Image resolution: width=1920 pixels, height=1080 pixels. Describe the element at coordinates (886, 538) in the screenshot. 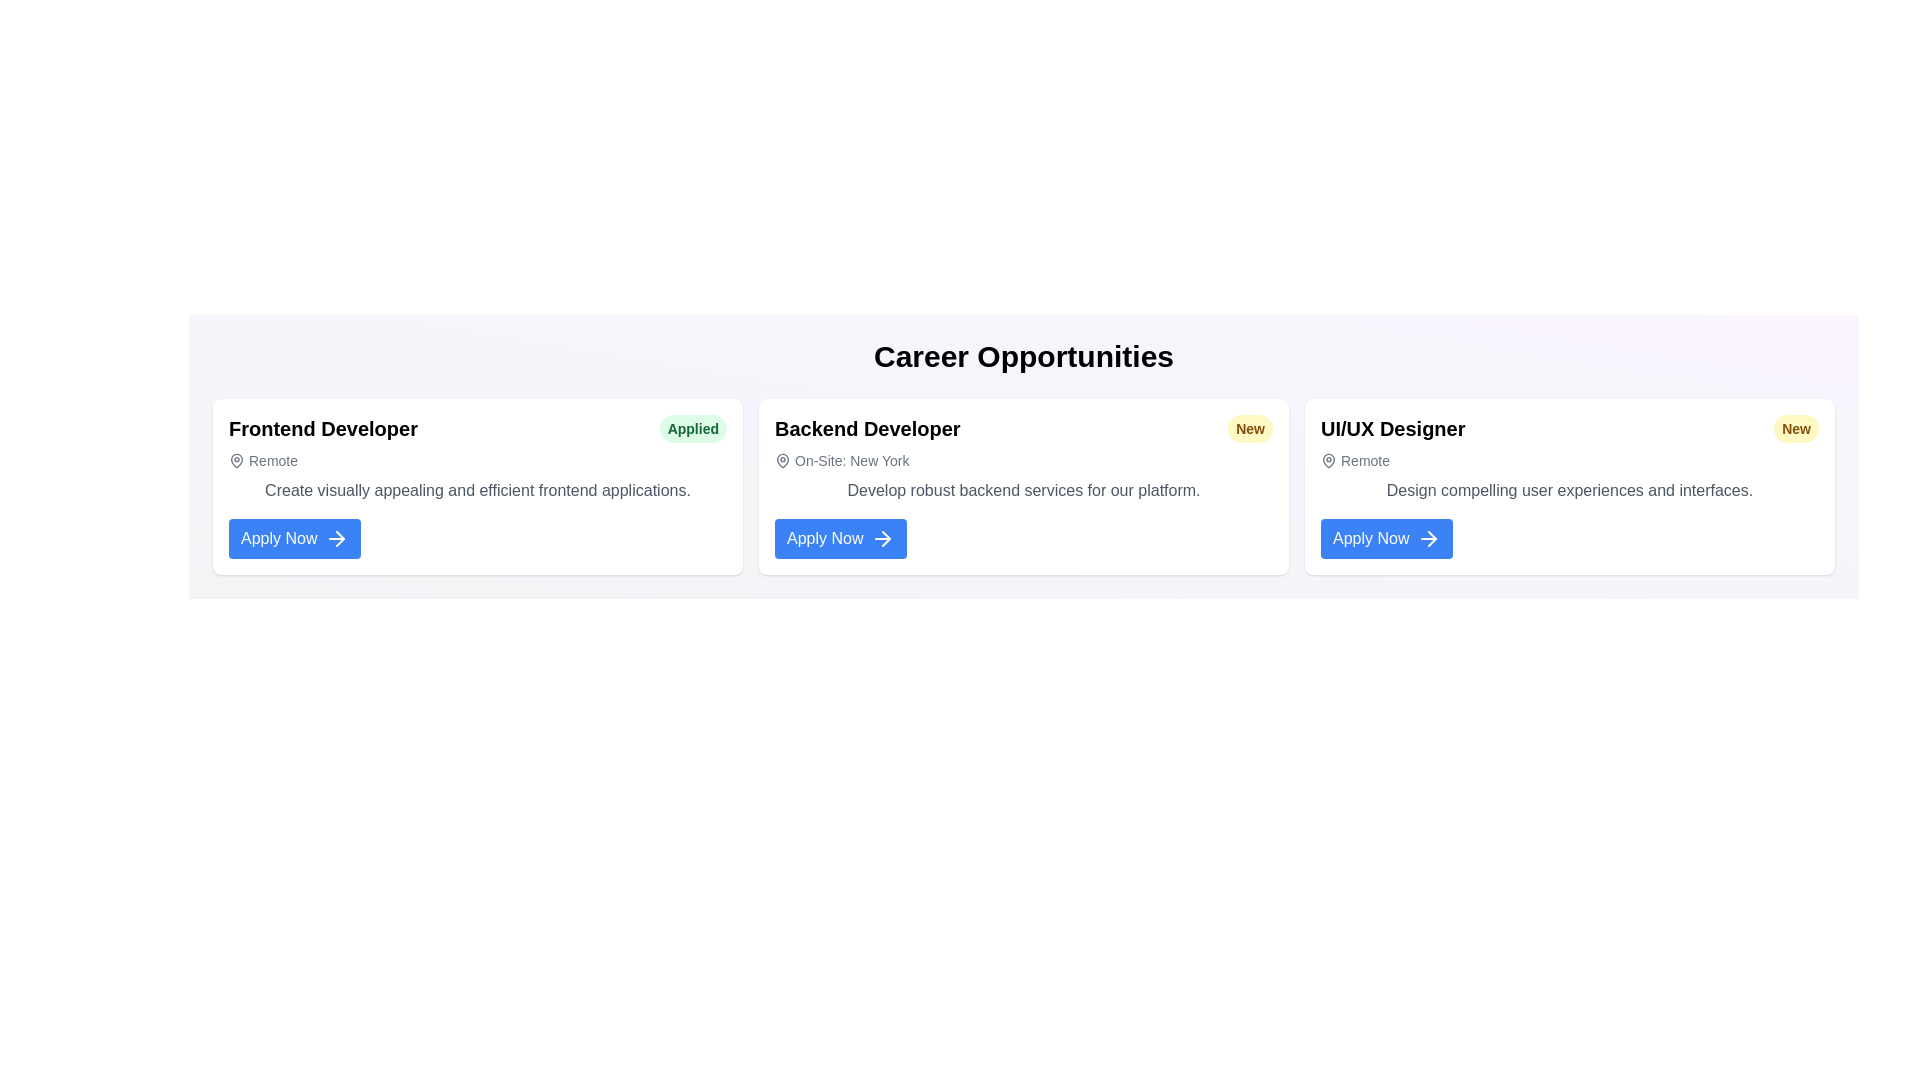

I see `the arrow icon located at the right side of the 'Apply Now' button under the 'Backend Developer' section` at that location.